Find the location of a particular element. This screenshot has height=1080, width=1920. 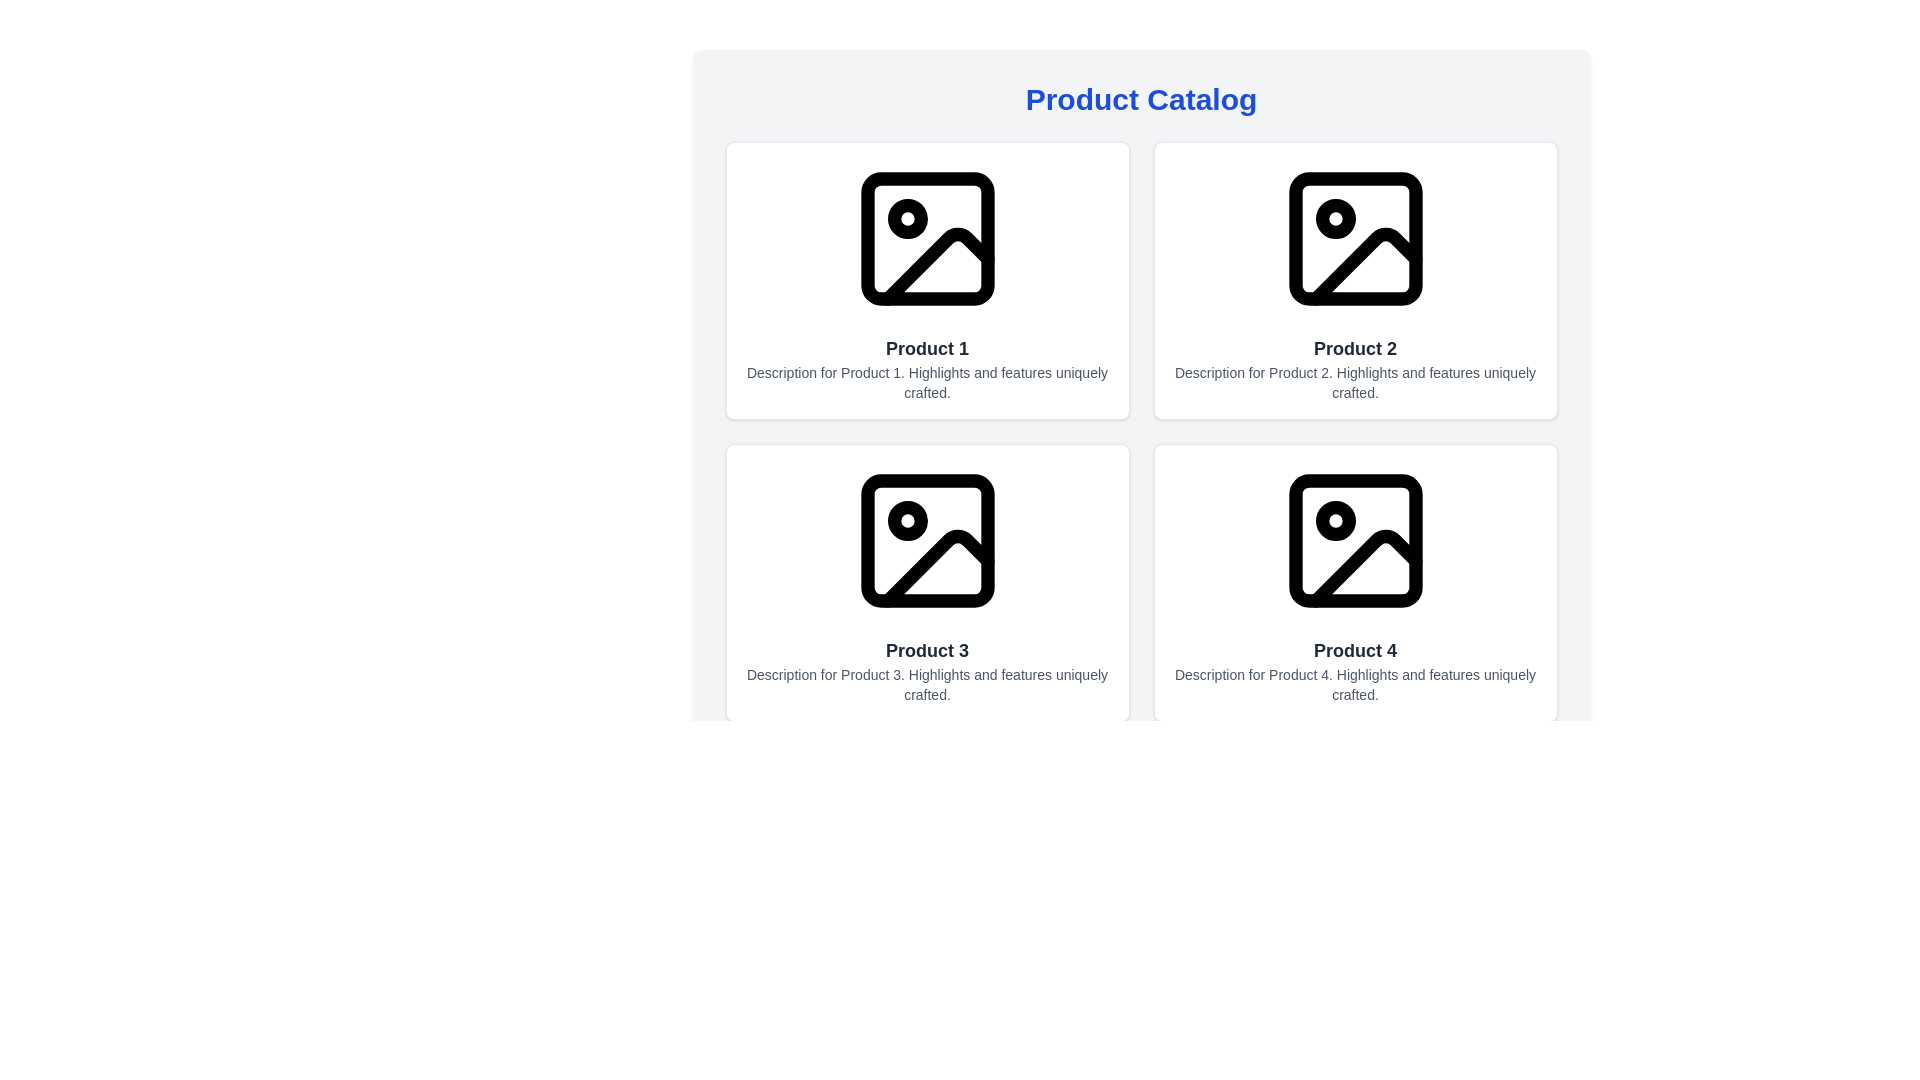

the Circle (SVG element) that indicates a state or selection for 'Product 2' located in the top-right section of the interface is located at coordinates (1335, 219).